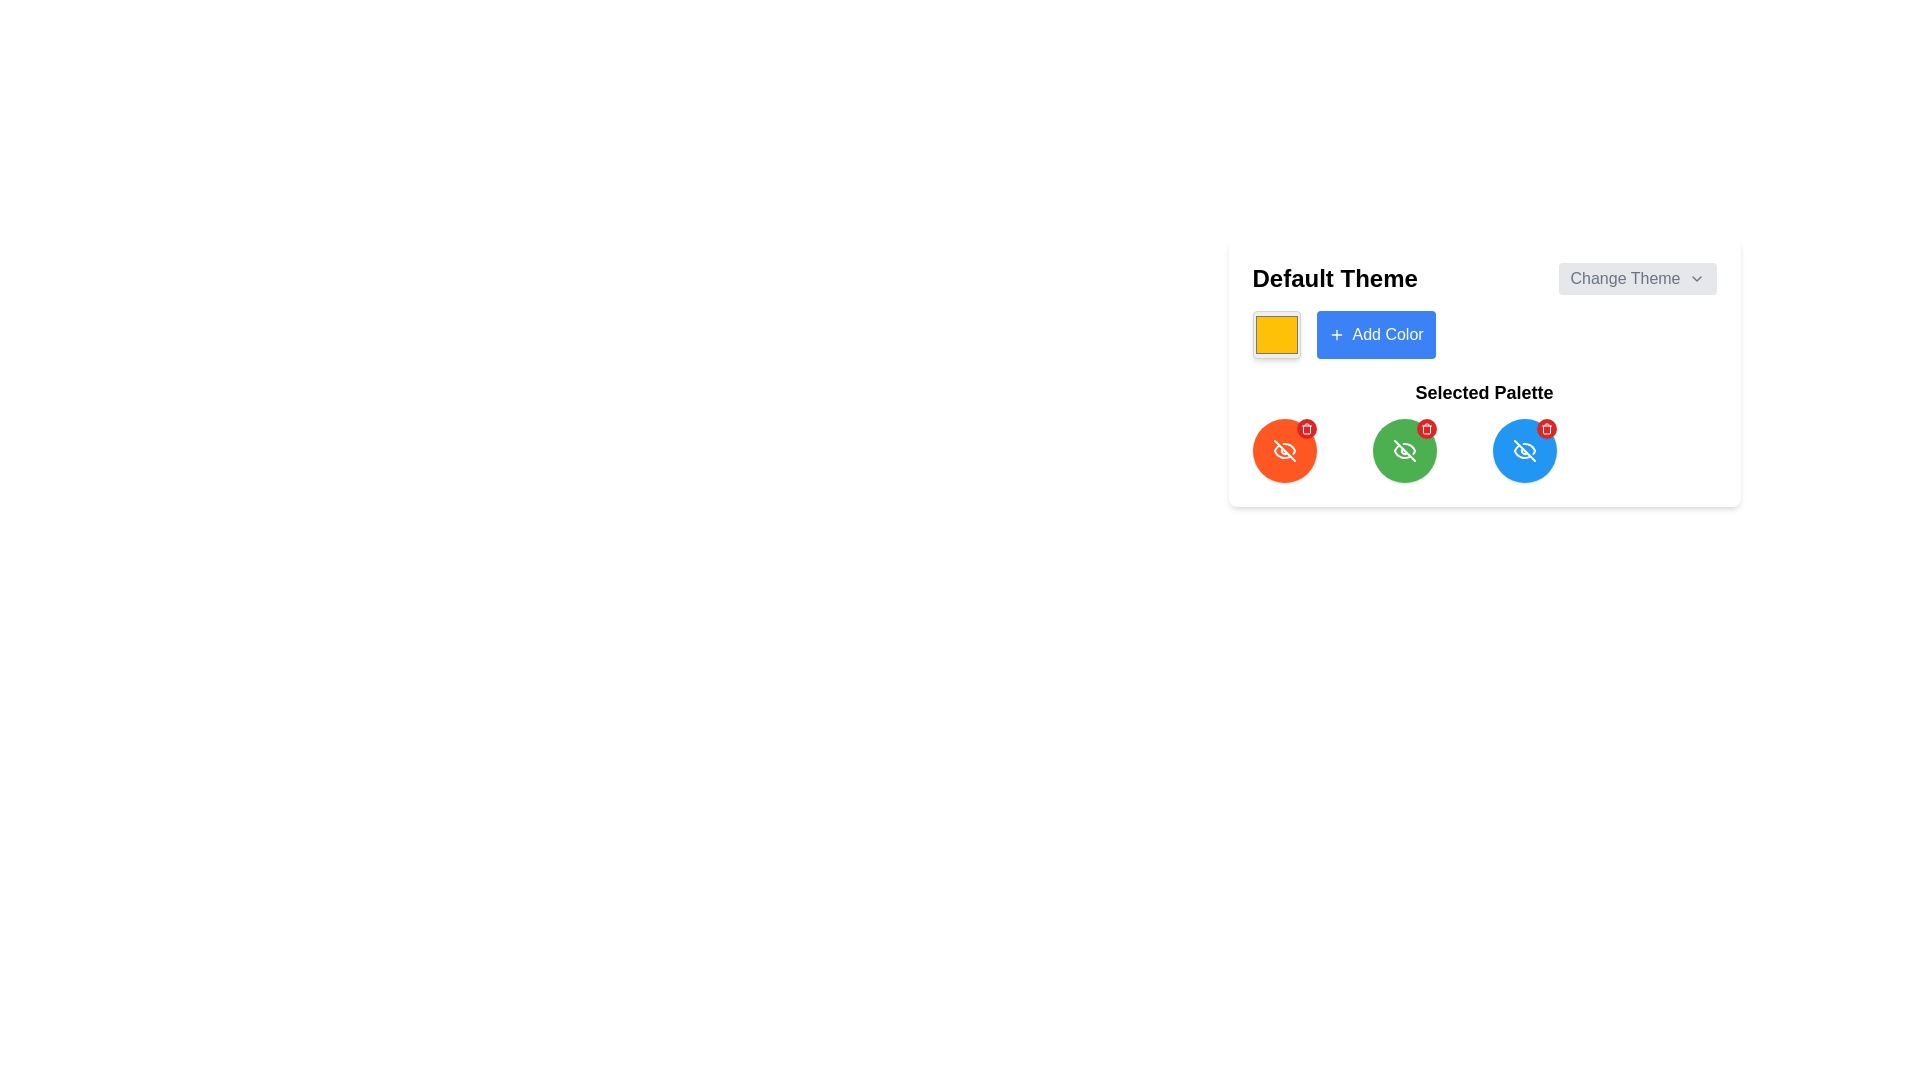  I want to click on the vibrant orange circular button with a central white 'eye-off' icon to trigger tooltip or highlighting effects, so click(1284, 451).